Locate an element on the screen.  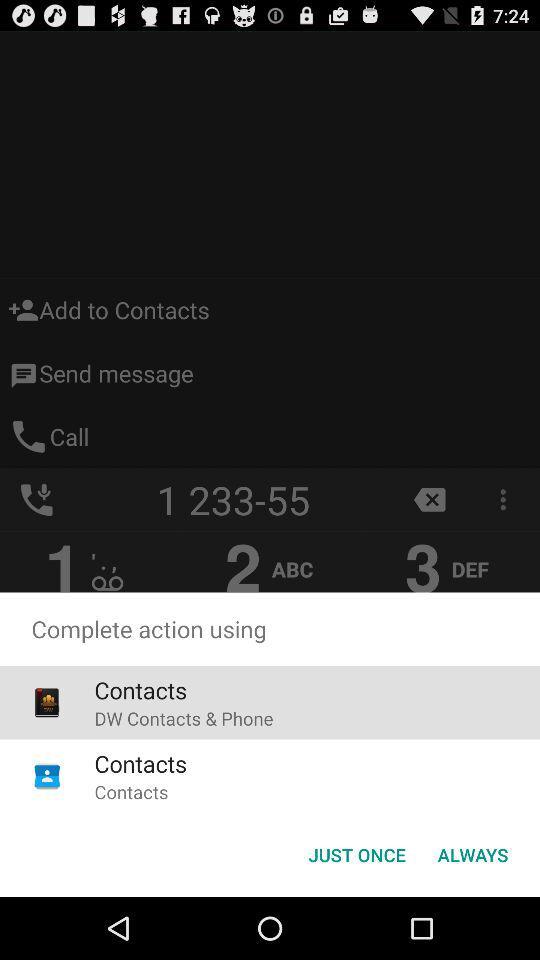
the item above the contacts is located at coordinates (183, 718).